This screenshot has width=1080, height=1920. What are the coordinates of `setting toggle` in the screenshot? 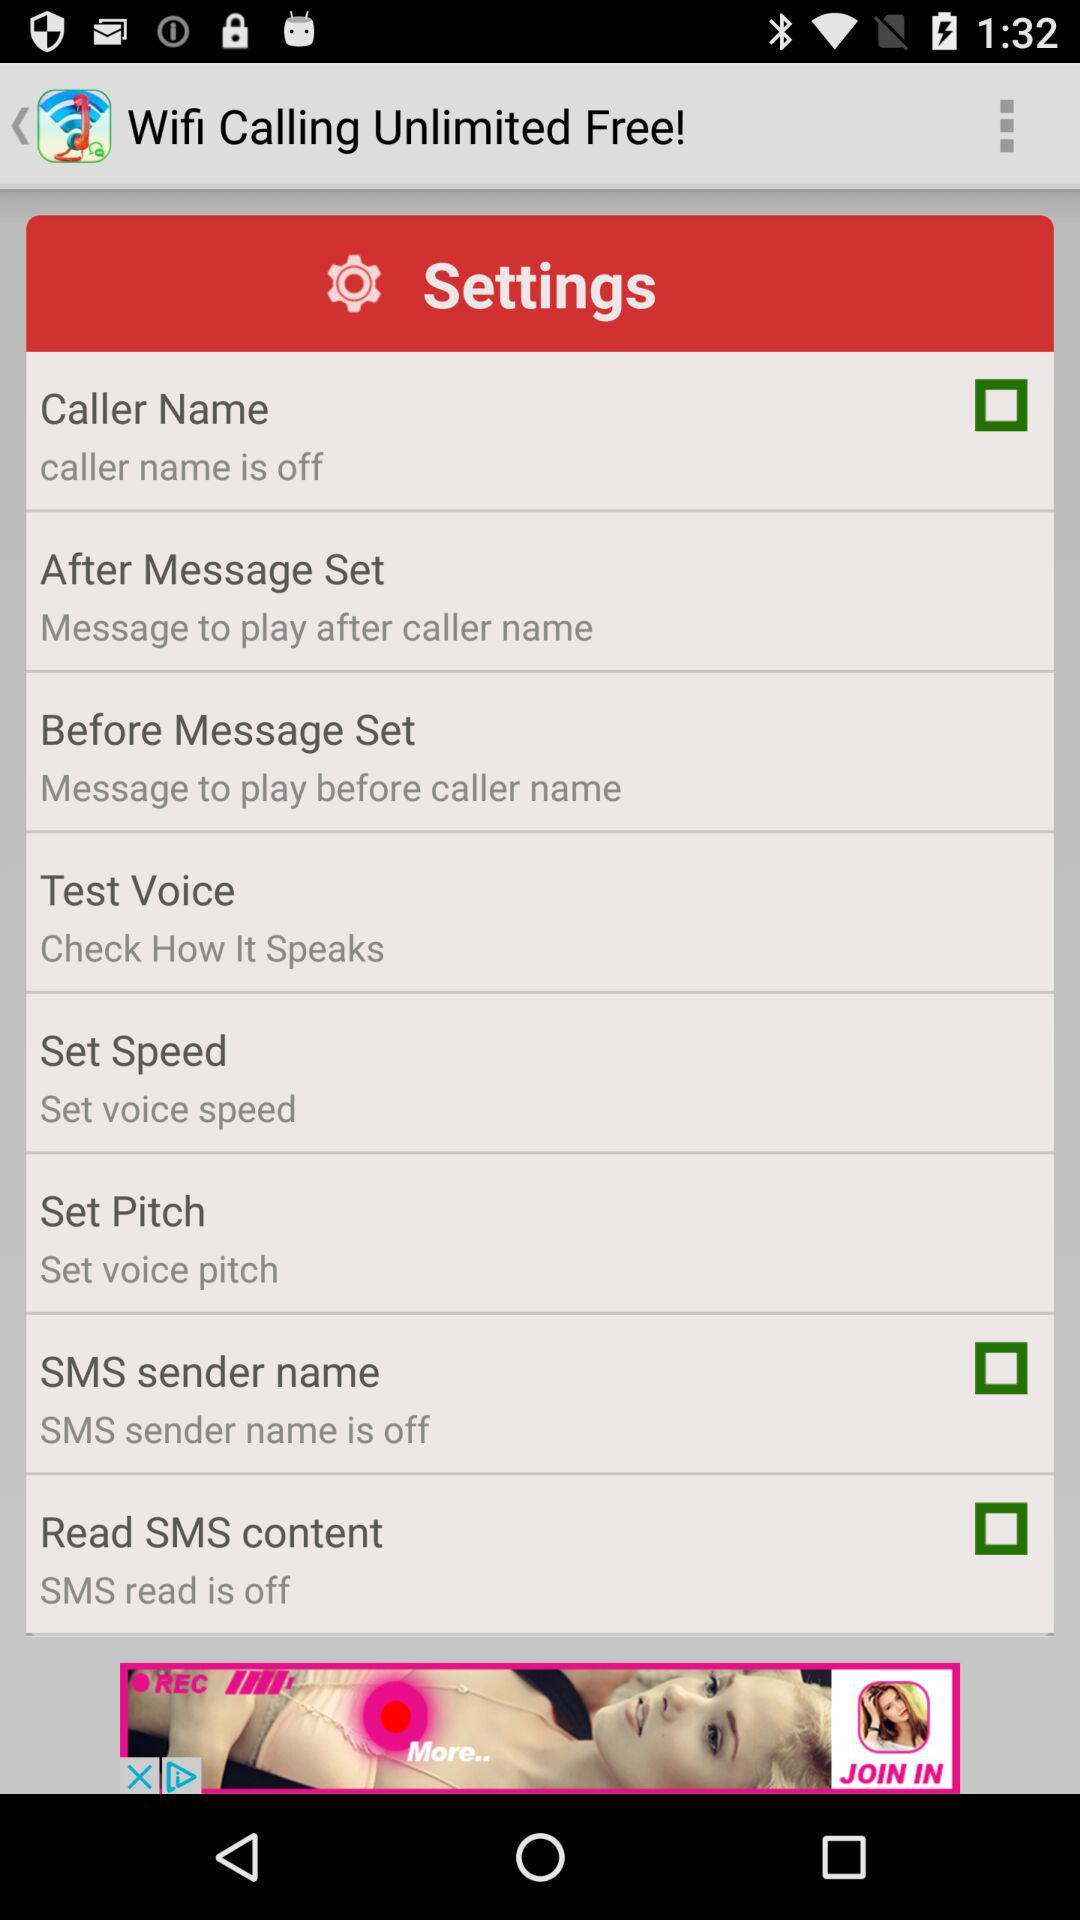 It's located at (1001, 1367).